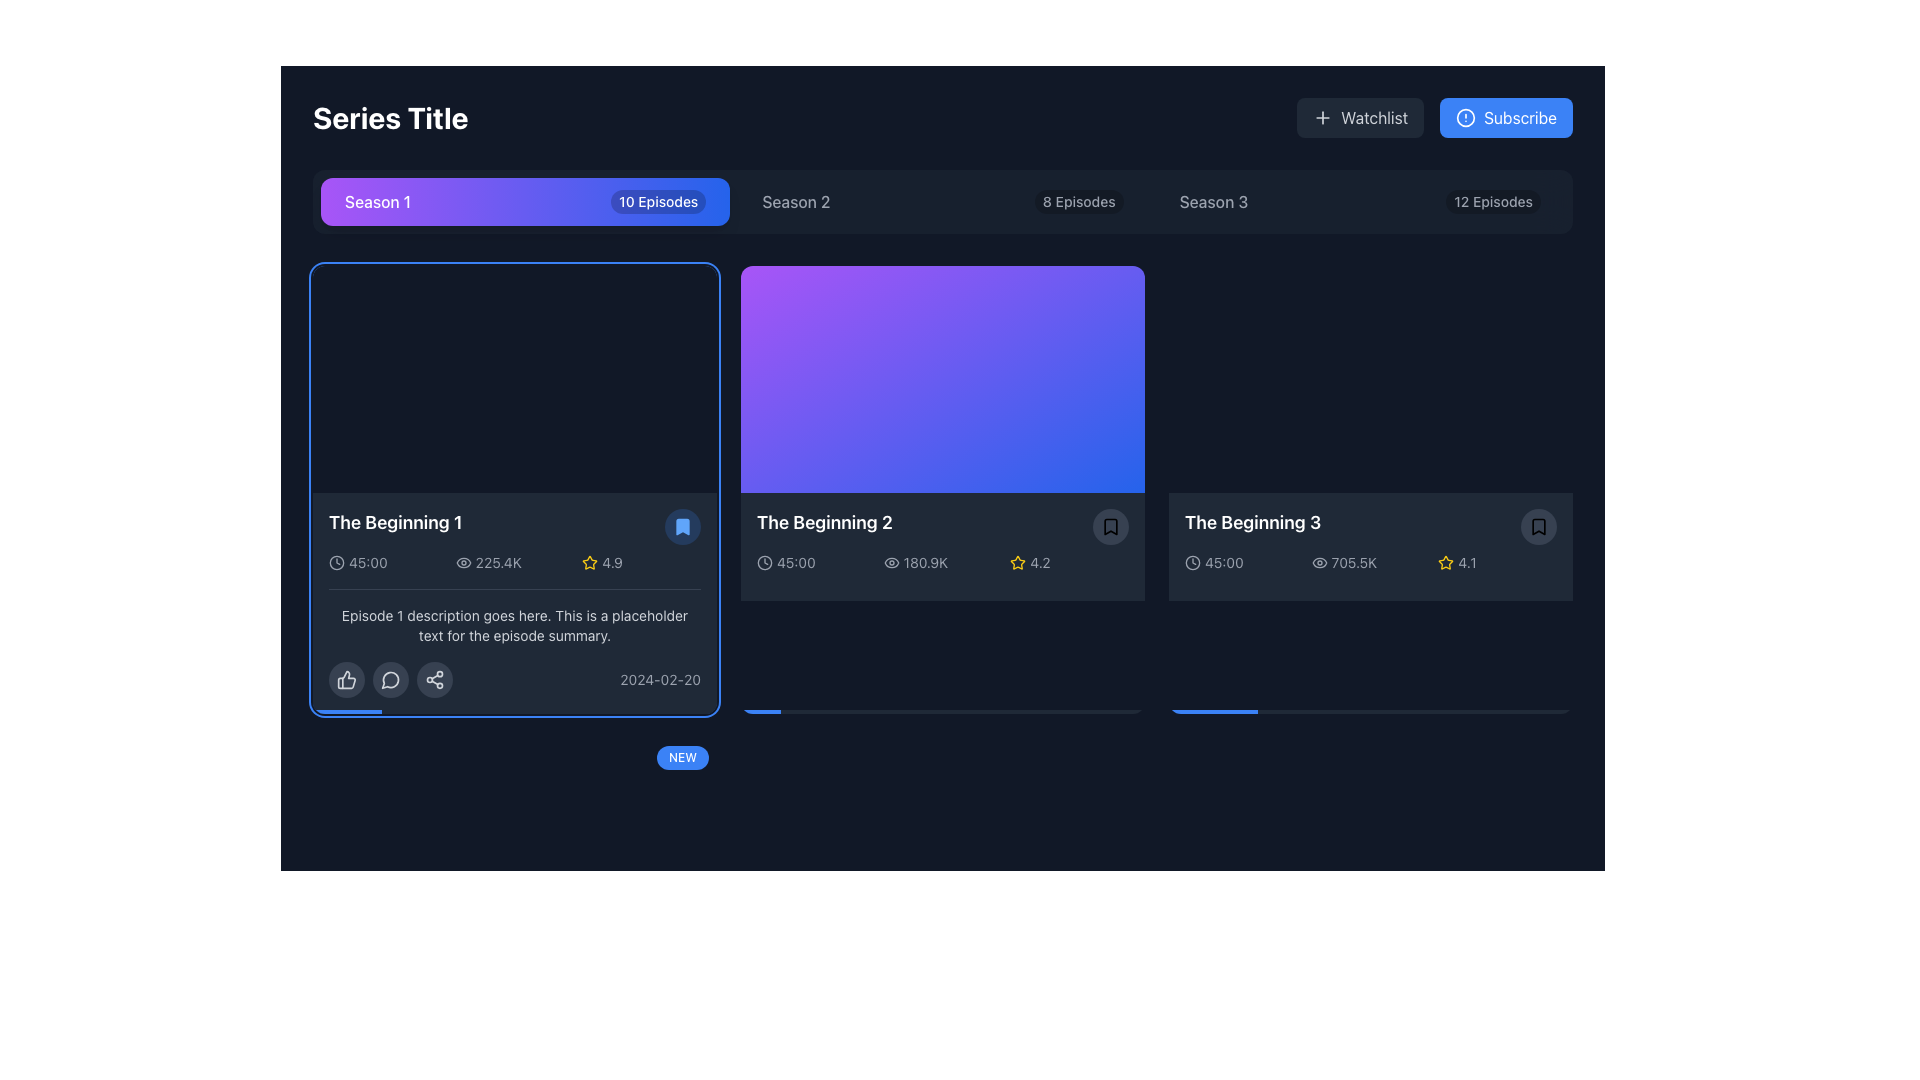  What do you see at coordinates (1193, 563) in the screenshot?
I see `the clock icon which is a minimalist dark-themed outlined circular shape with clock hands, located at the beginning of a row for 'The Beginning 3'` at bounding box center [1193, 563].